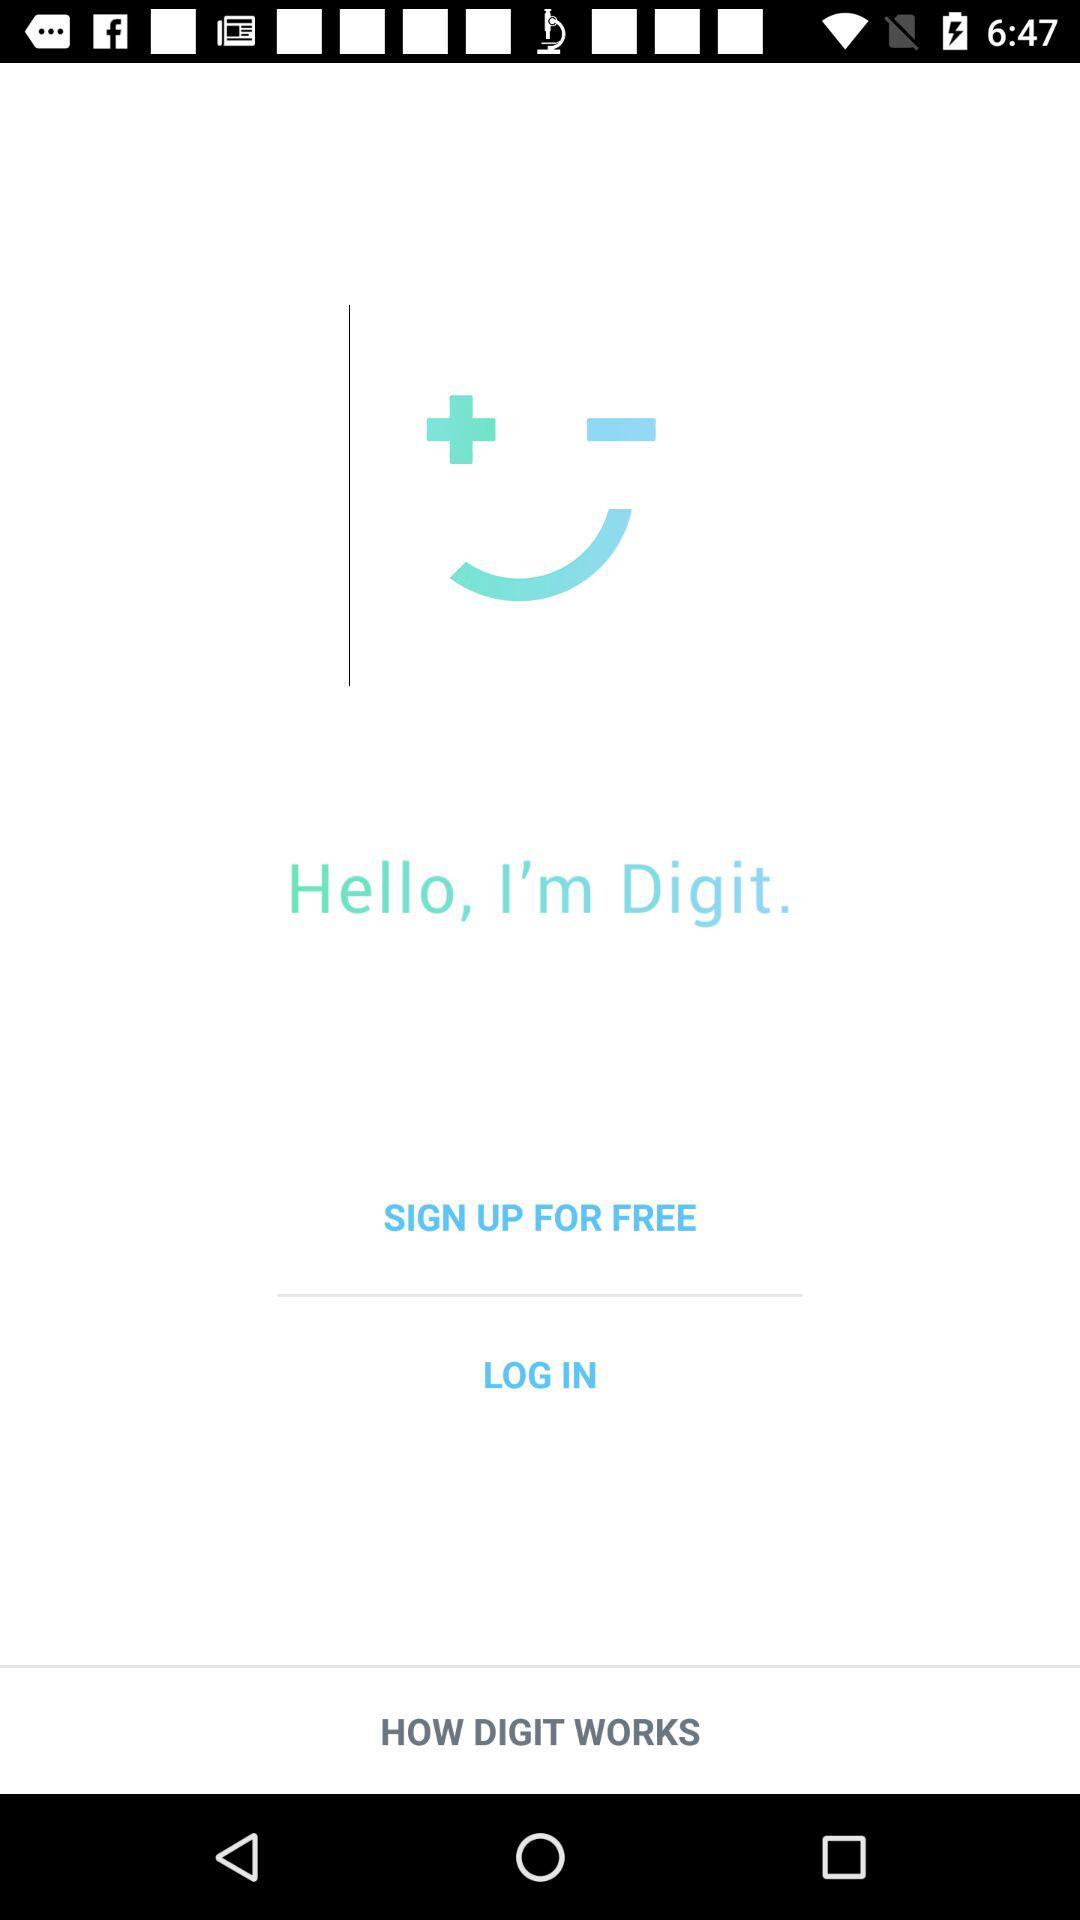 This screenshot has height=1920, width=1080. Describe the element at coordinates (540, 1215) in the screenshot. I see `the sign up for` at that location.